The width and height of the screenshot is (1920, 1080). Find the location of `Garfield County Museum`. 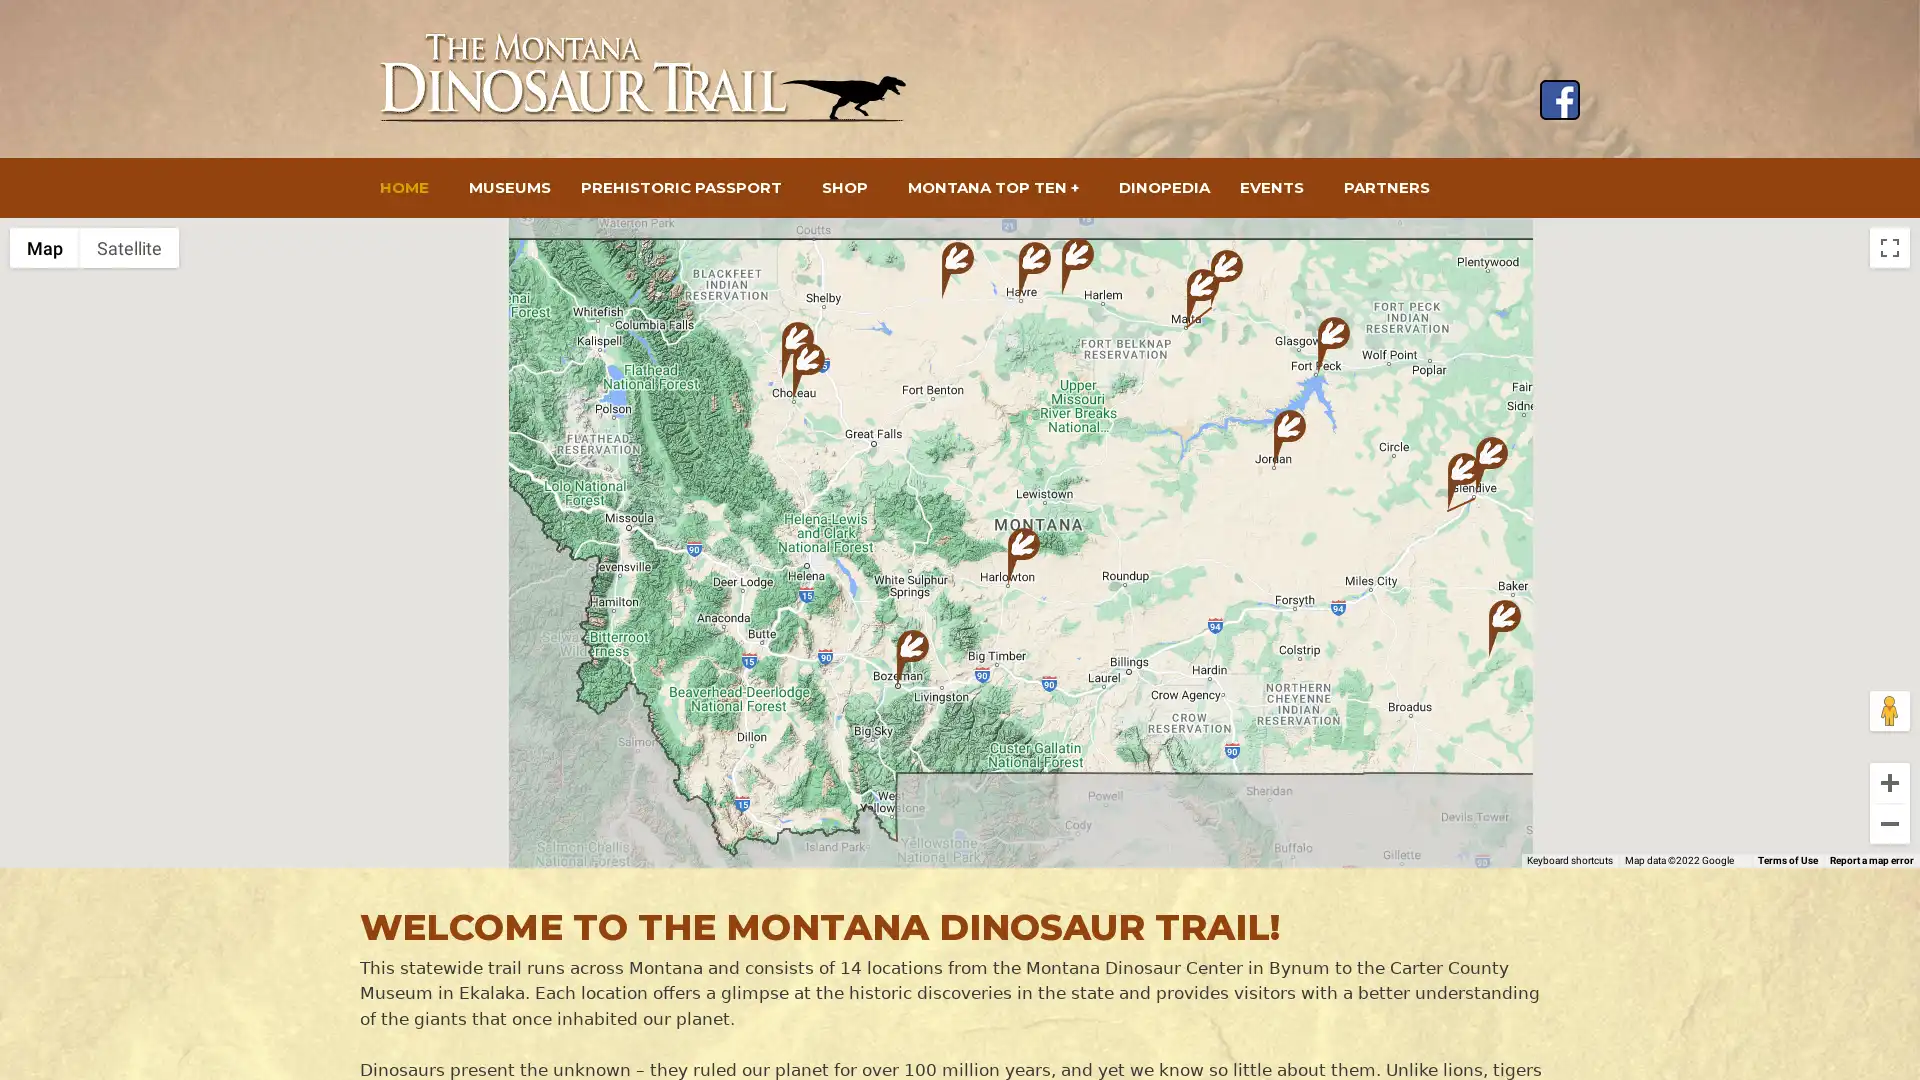

Garfield County Museum is located at coordinates (1290, 437).